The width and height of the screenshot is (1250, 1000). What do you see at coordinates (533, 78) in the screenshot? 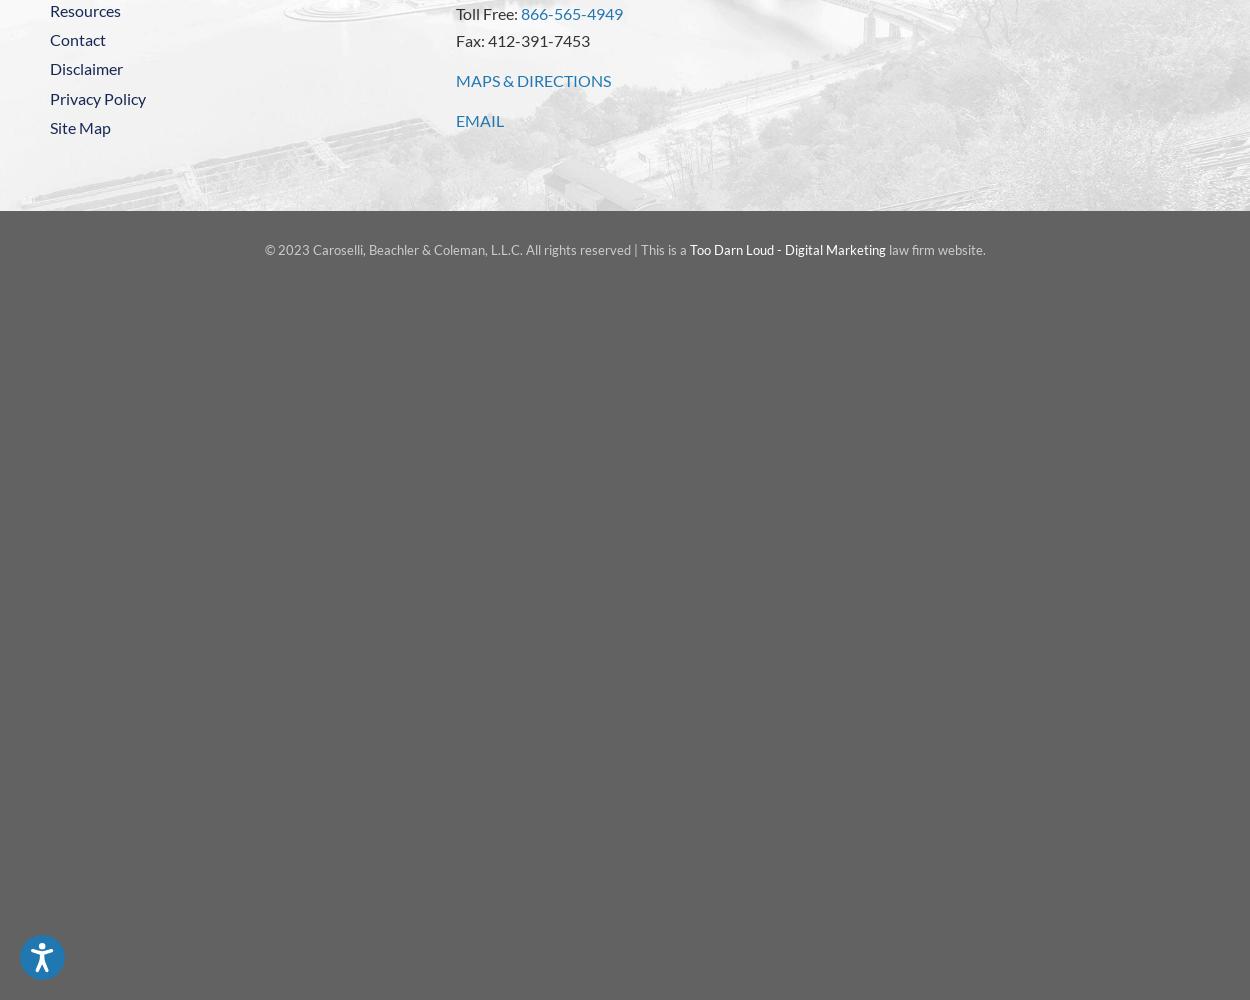
I see `'MAPS & DIRECTIONS'` at bounding box center [533, 78].